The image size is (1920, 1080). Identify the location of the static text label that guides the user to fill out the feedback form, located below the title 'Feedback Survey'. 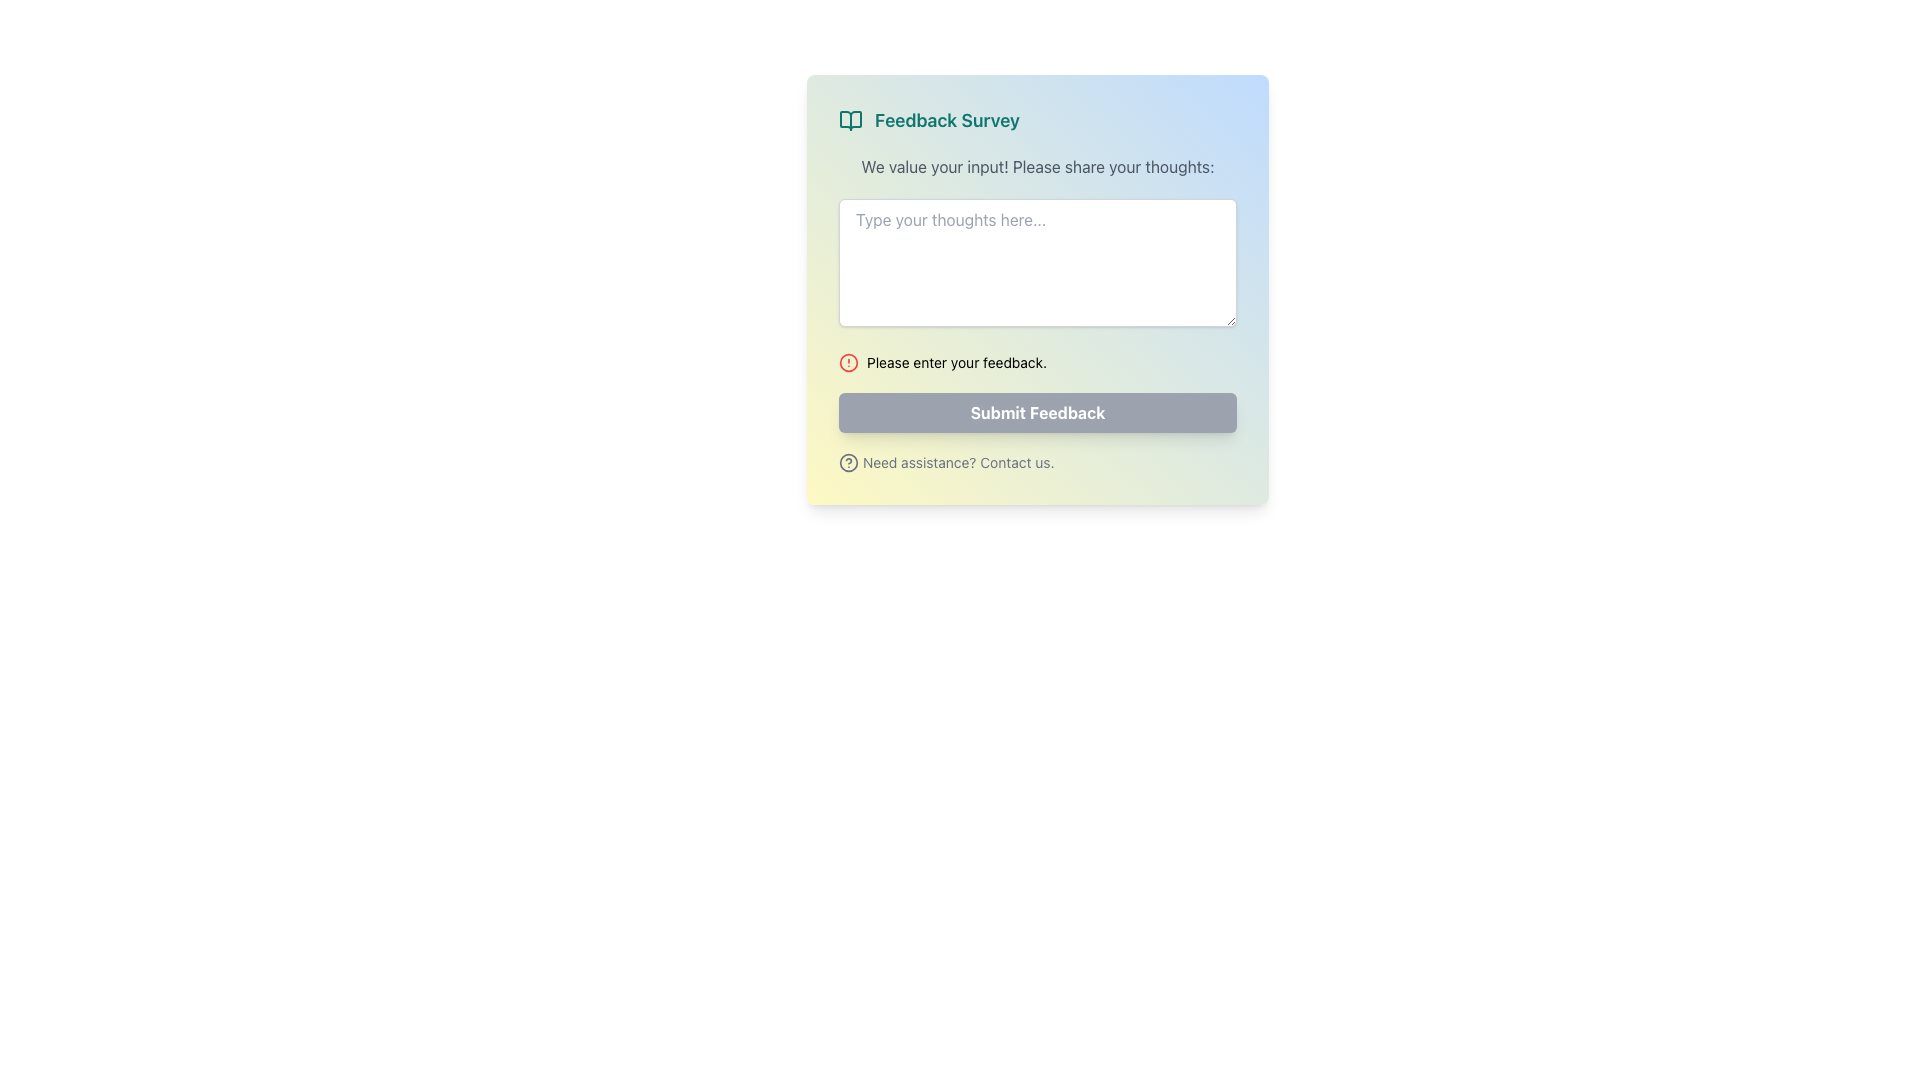
(1037, 165).